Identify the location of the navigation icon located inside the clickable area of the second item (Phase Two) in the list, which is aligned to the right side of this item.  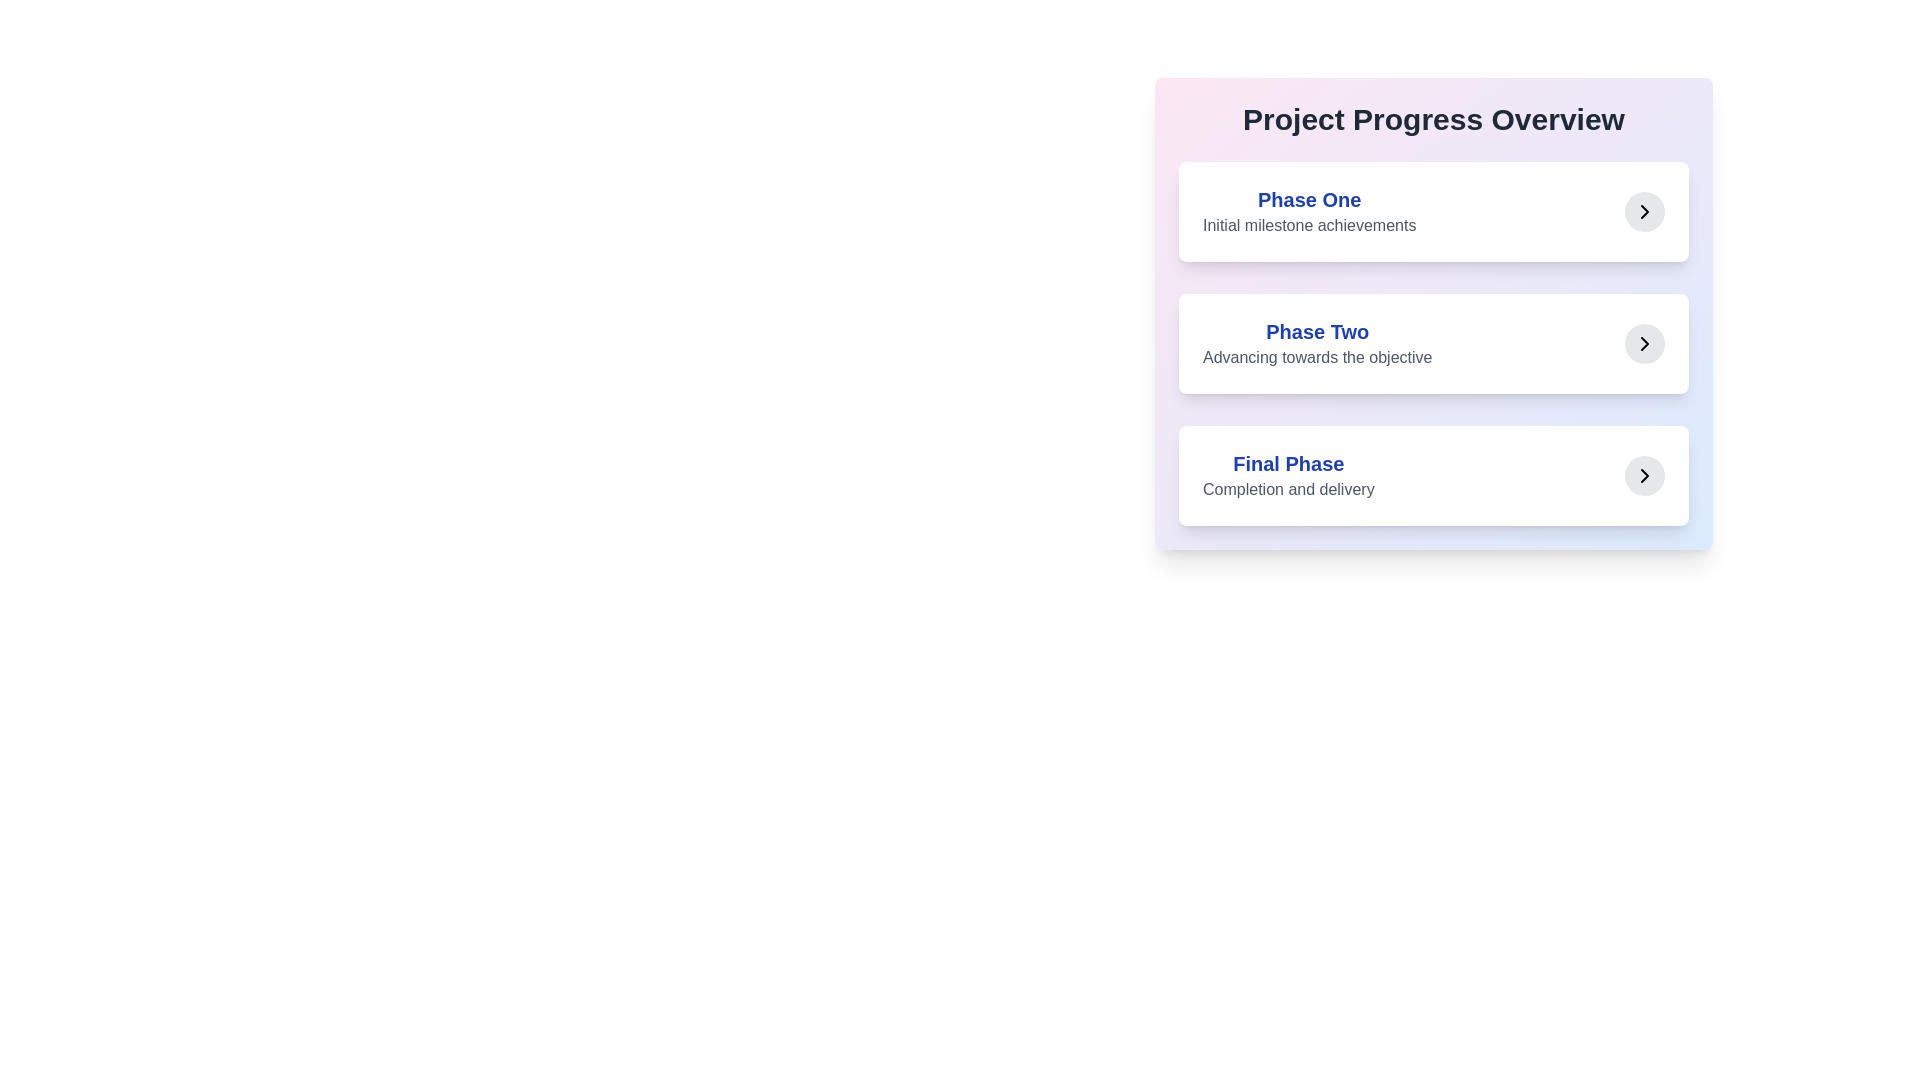
(1645, 342).